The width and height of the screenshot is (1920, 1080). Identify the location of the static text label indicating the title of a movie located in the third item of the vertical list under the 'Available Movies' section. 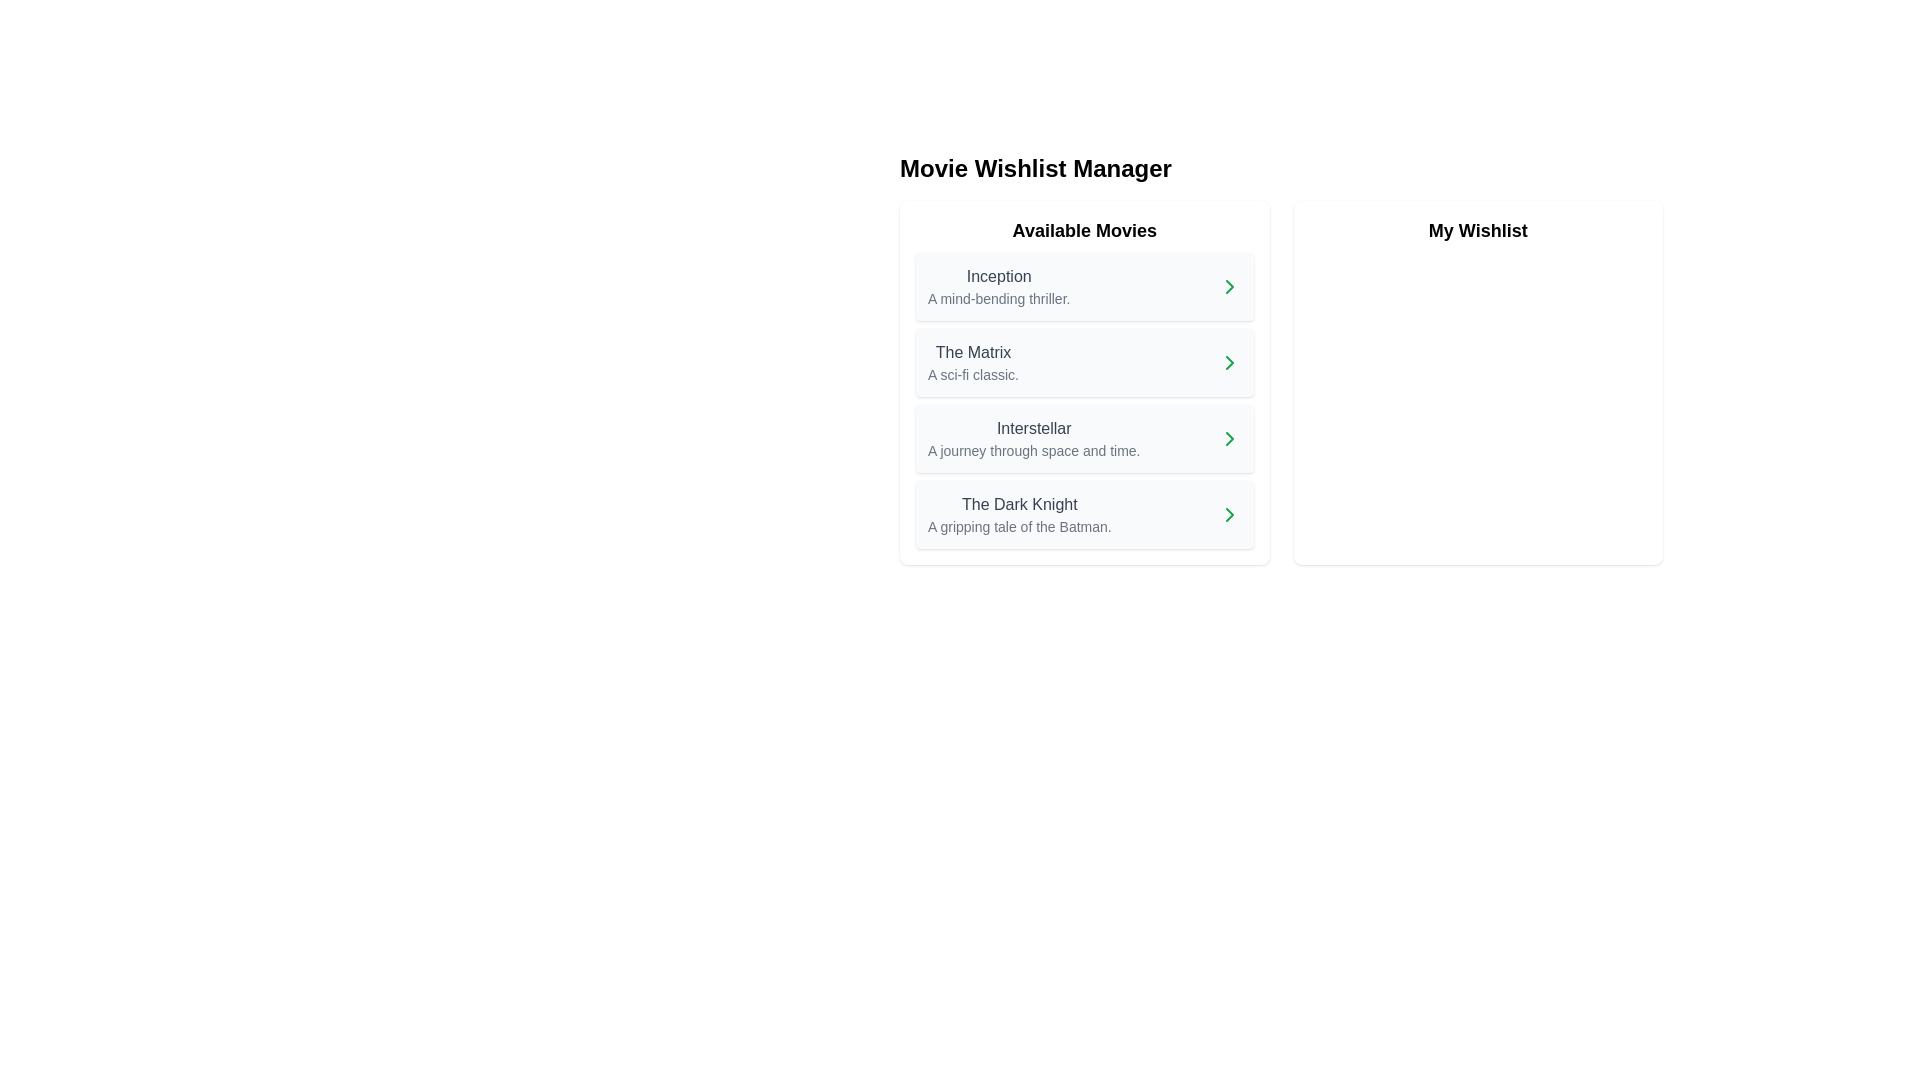
(1034, 427).